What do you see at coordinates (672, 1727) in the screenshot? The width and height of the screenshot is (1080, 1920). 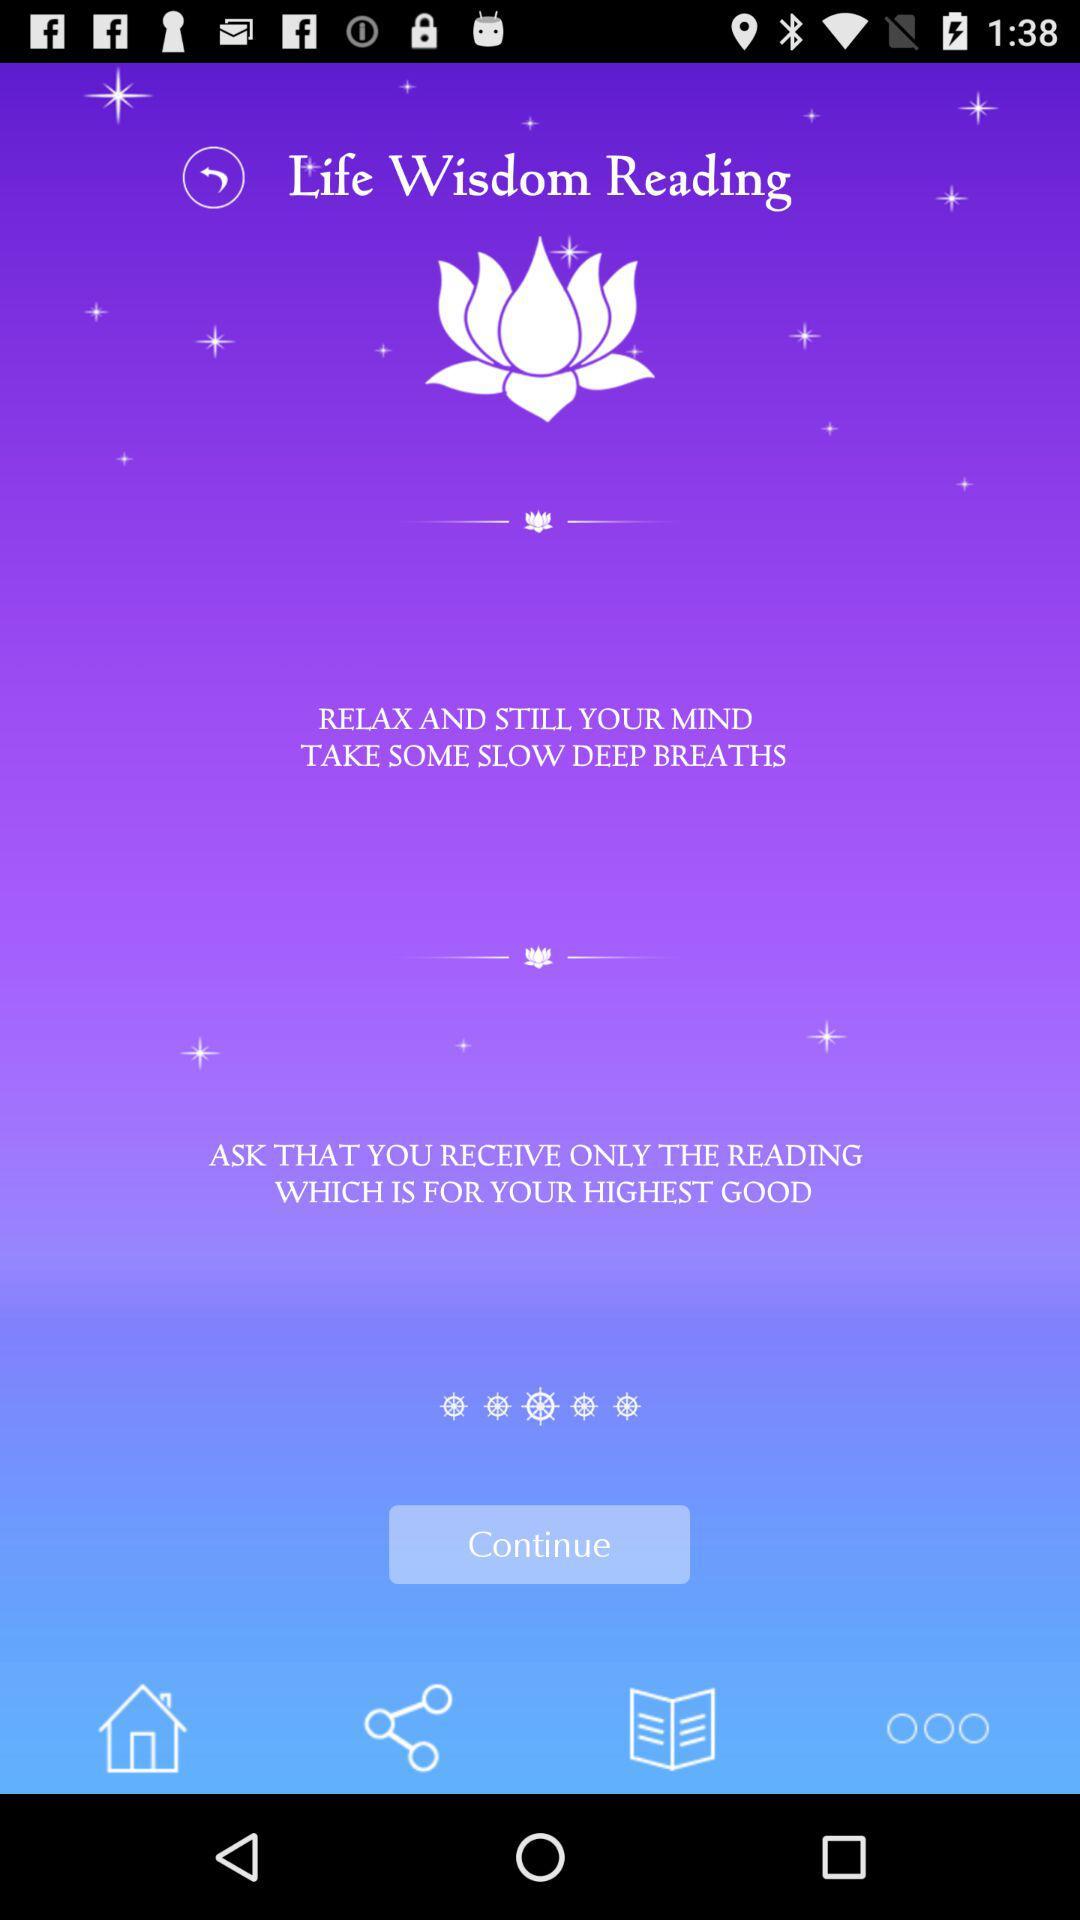 I see `the button on the right next to the share button on the web page` at bounding box center [672, 1727].